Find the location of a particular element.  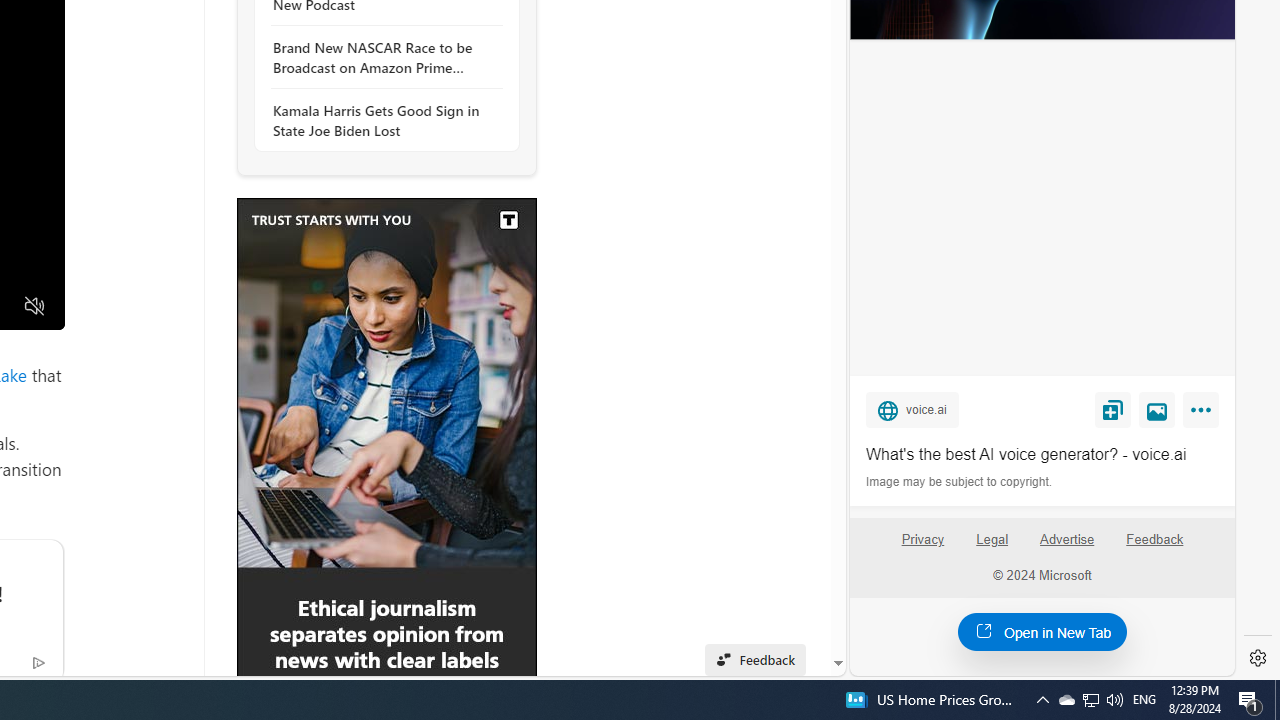

'Ad Choice' is located at coordinates (38, 661).